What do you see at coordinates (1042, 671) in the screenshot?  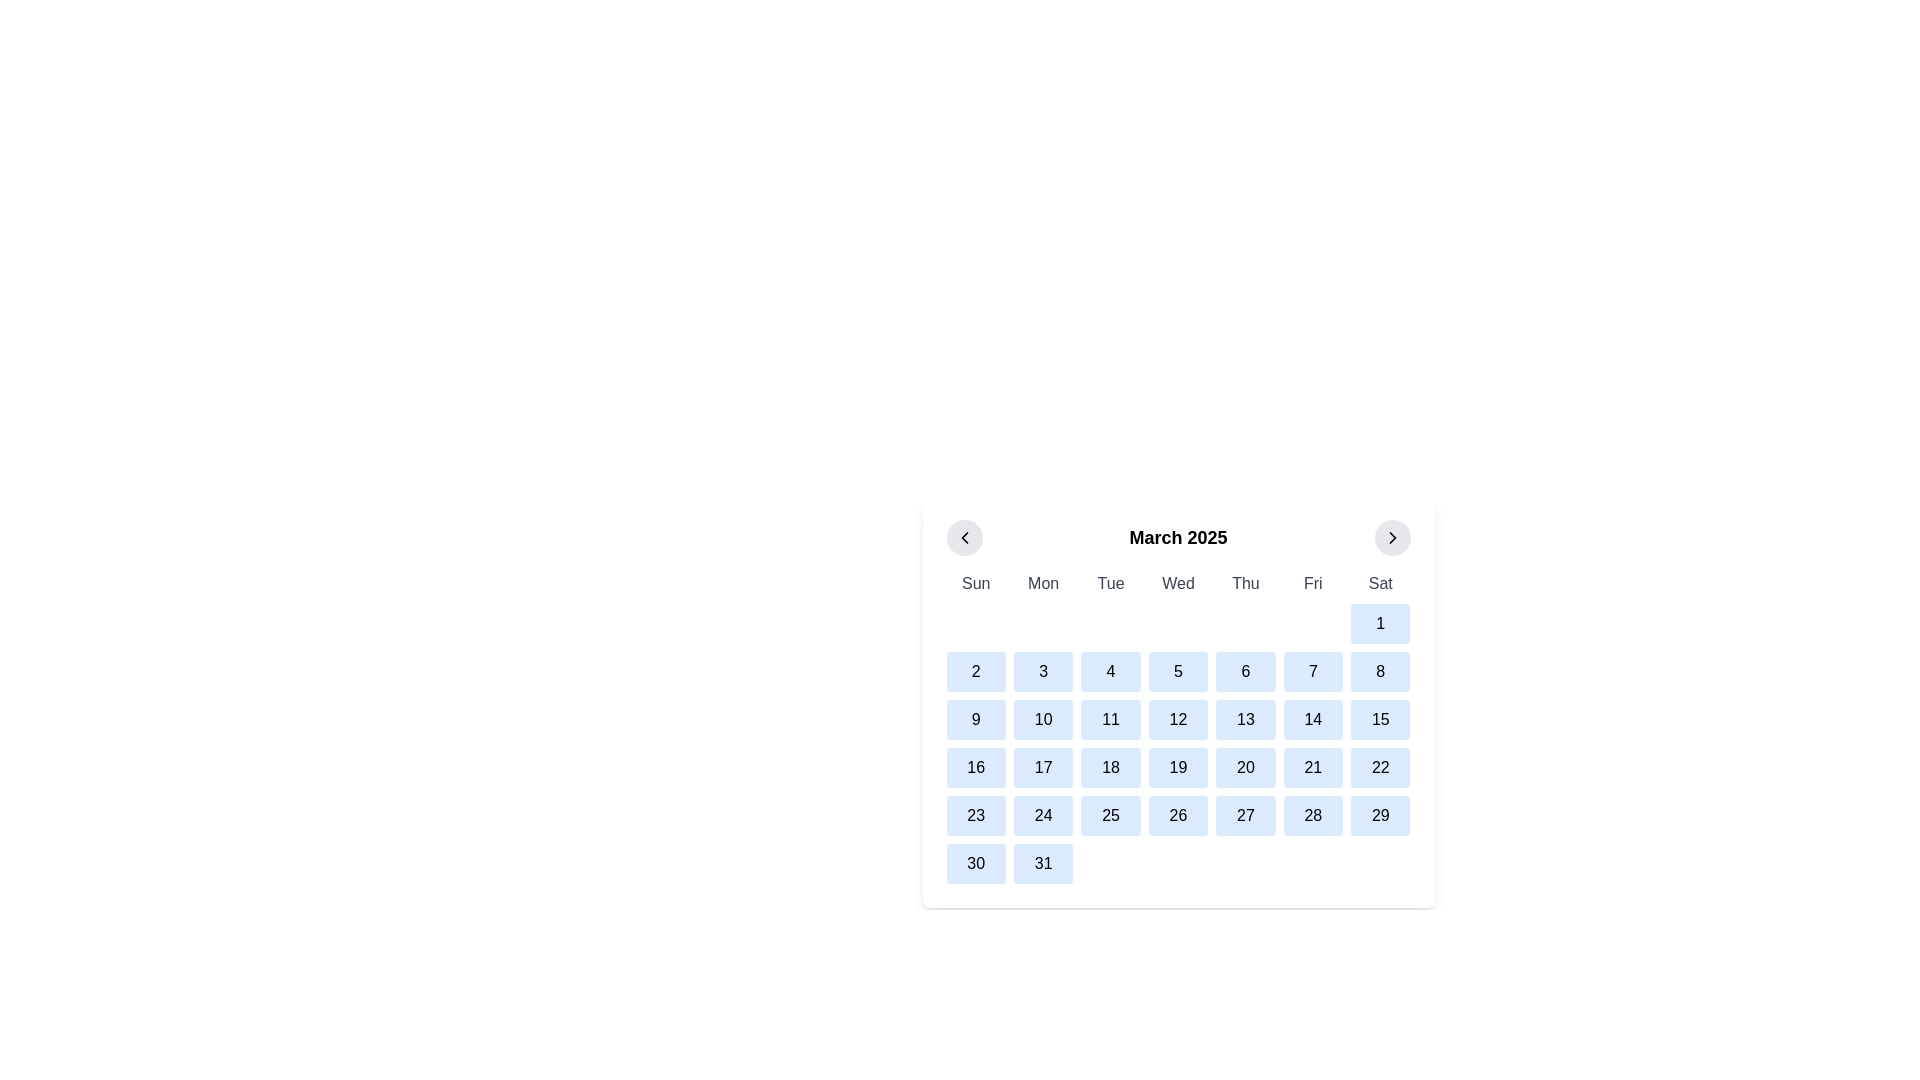 I see `the button representing the date '3' on the calendar` at bounding box center [1042, 671].